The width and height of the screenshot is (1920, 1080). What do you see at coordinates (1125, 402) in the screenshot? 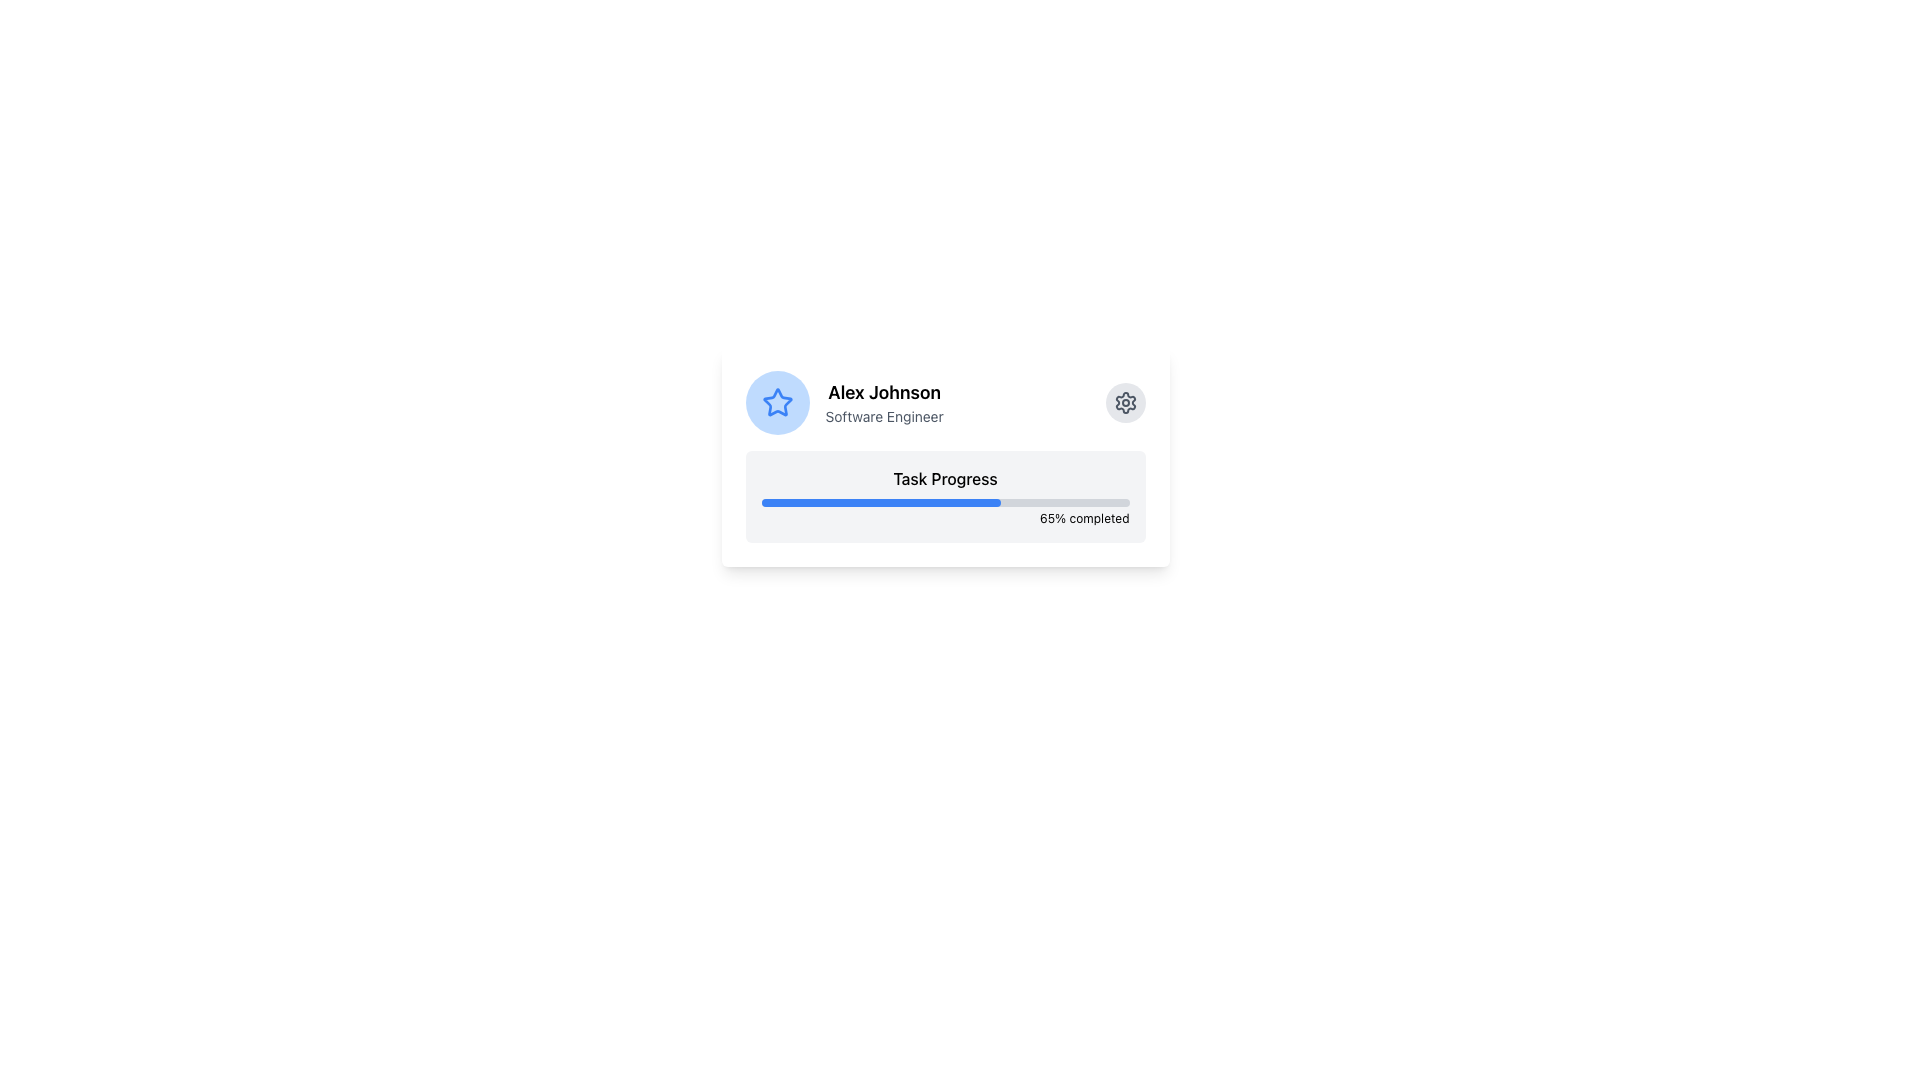
I see `the settings icon located in the top-right corner of the card` at bounding box center [1125, 402].